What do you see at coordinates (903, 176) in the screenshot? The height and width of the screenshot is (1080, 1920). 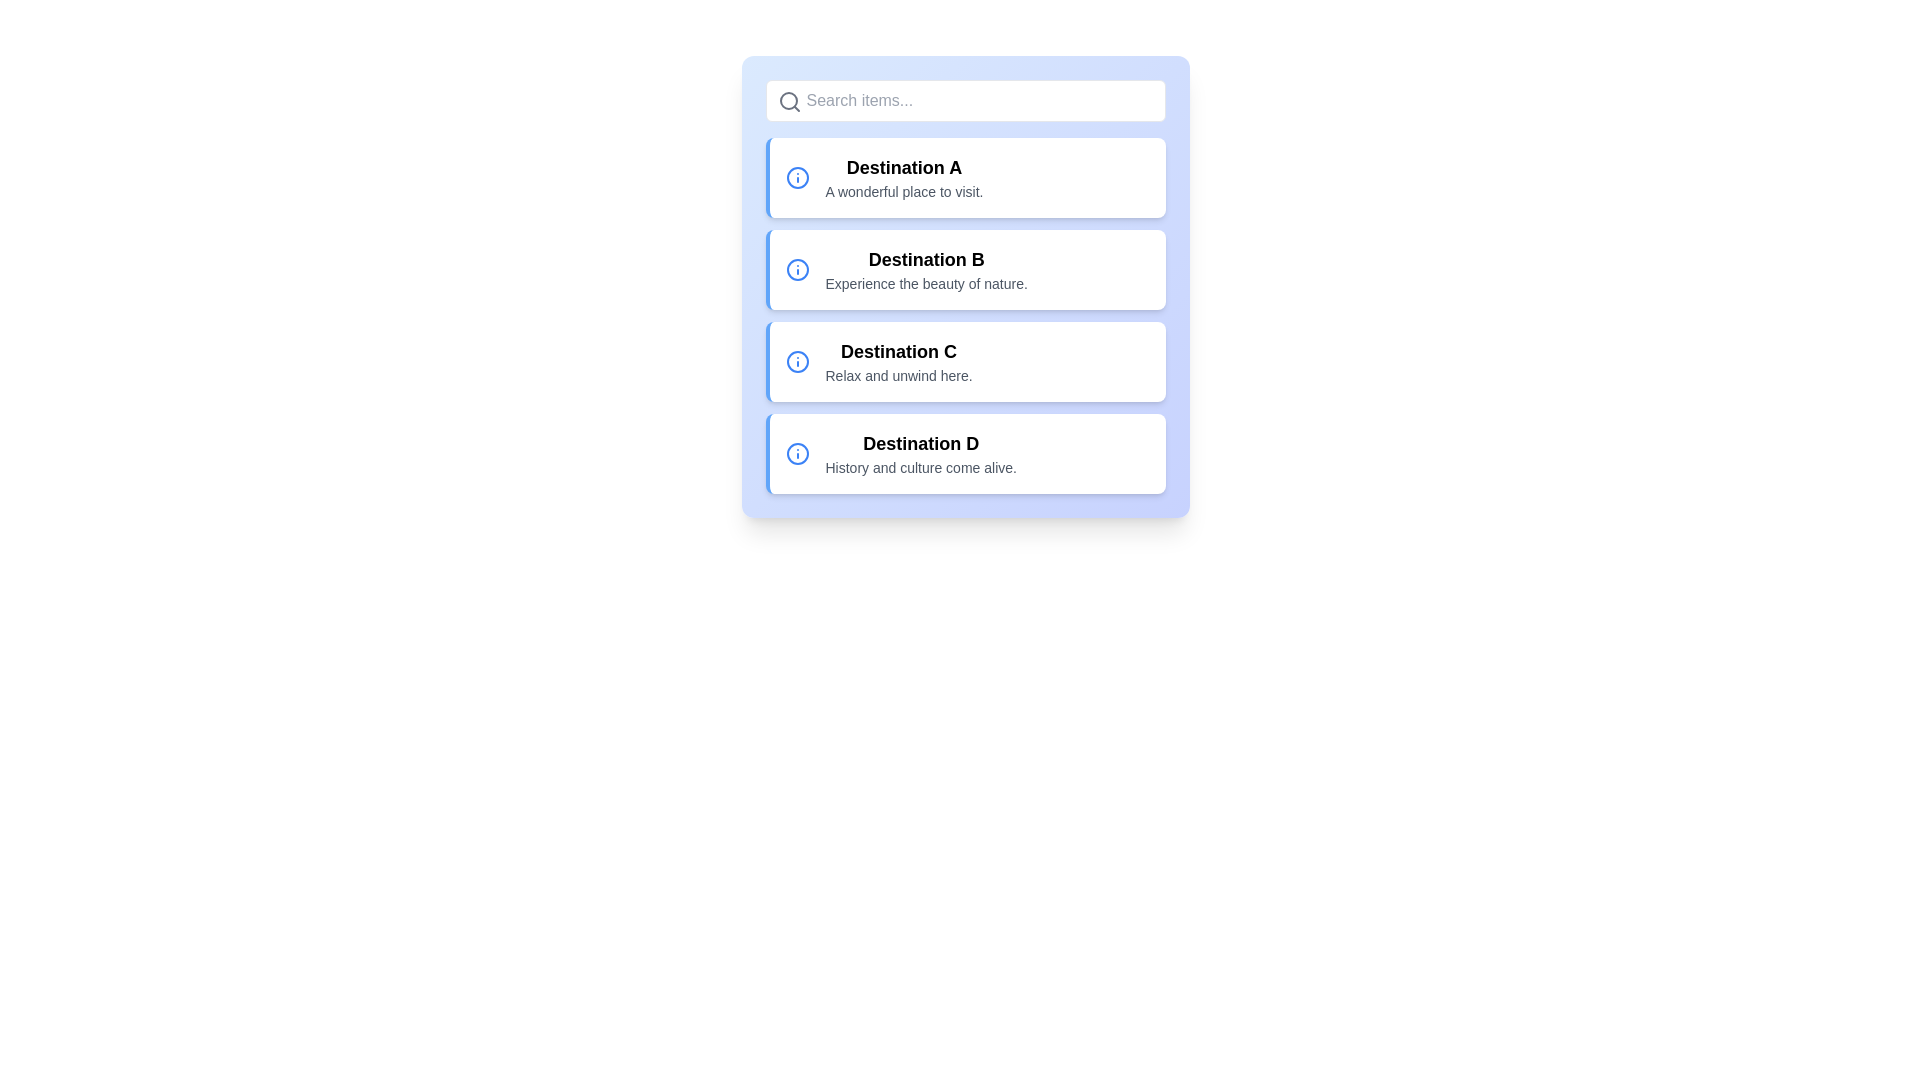 I see `the text block that displays 'Destination A' and 'A wonderful place to visit.', located in the topmost card beneath the search bar` at bounding box center [903, 176].